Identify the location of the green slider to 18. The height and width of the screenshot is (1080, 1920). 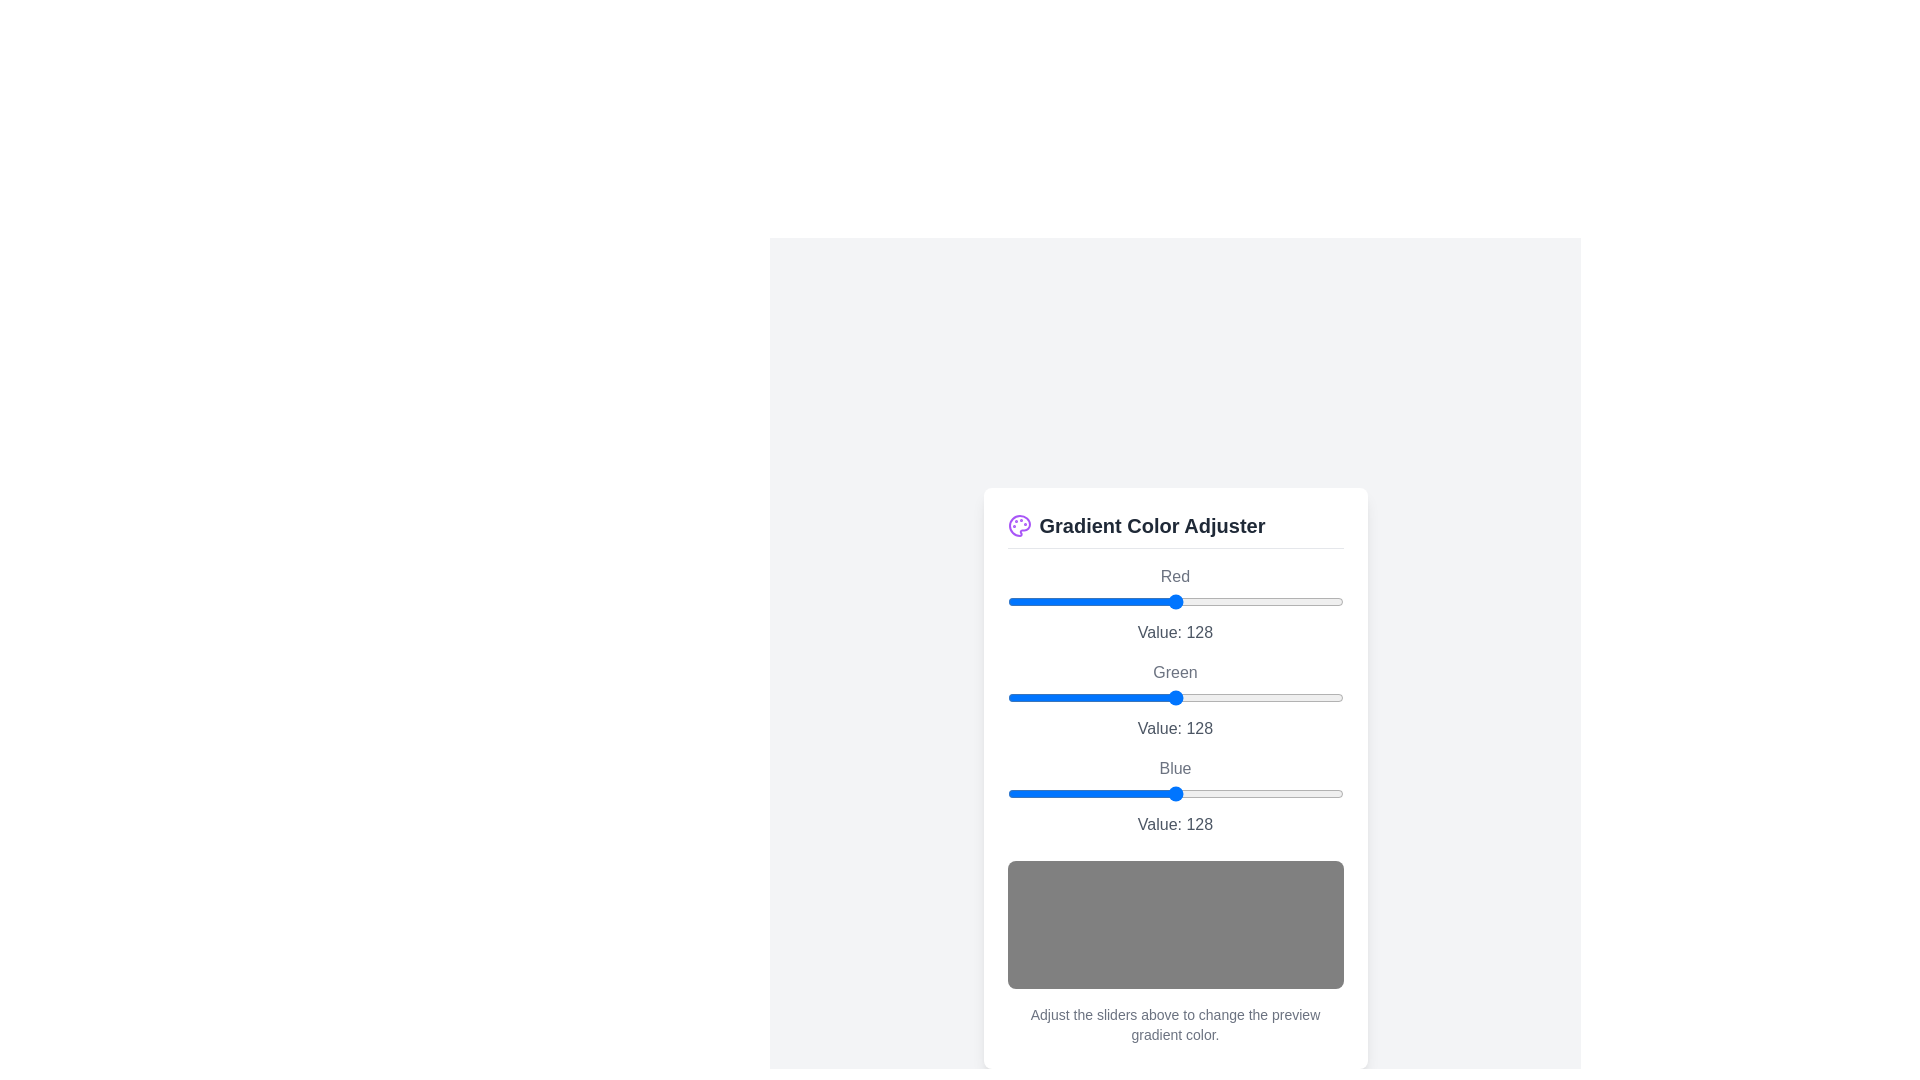
(1031, 696).